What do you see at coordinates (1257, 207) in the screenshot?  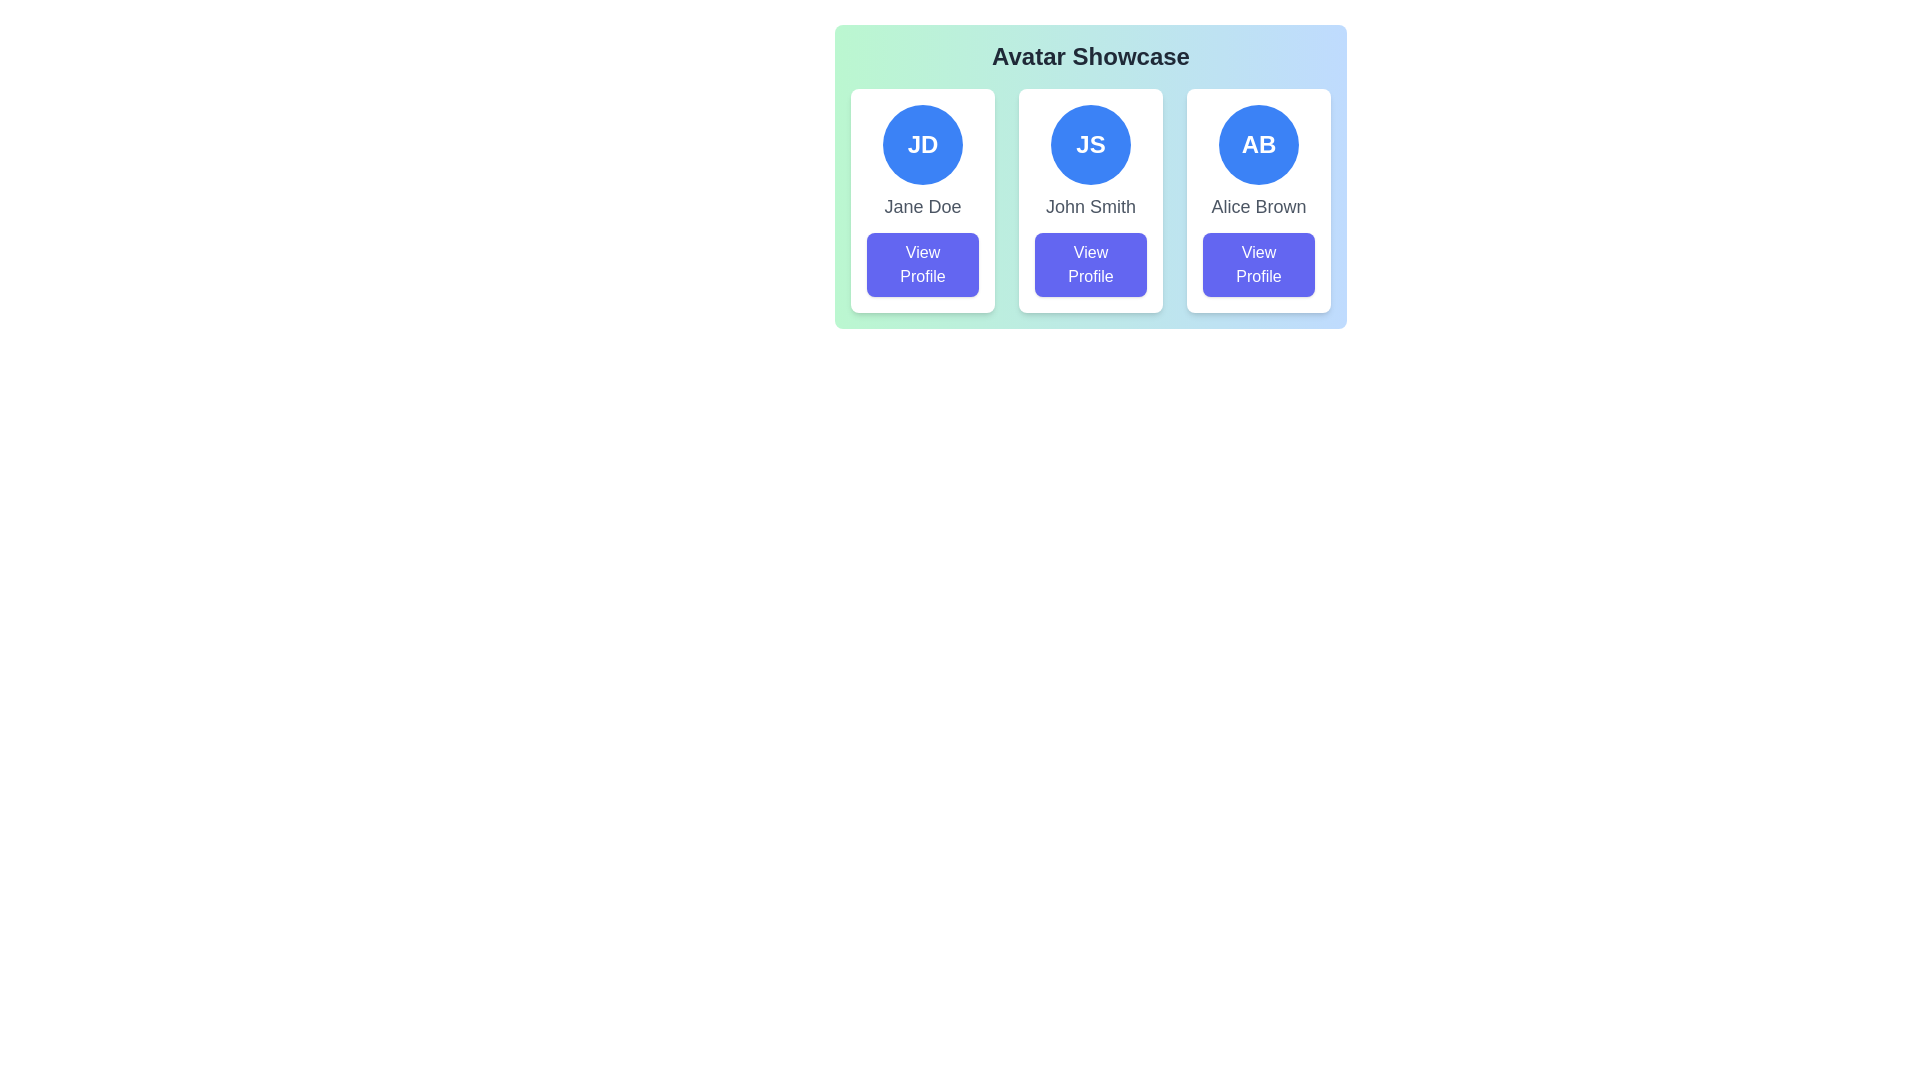 I see `the text label displaying 'Alice Brown', which is located under the circular avatar with 'AB' and above the 'View Profile' button` at bounding box center [1257, 207].